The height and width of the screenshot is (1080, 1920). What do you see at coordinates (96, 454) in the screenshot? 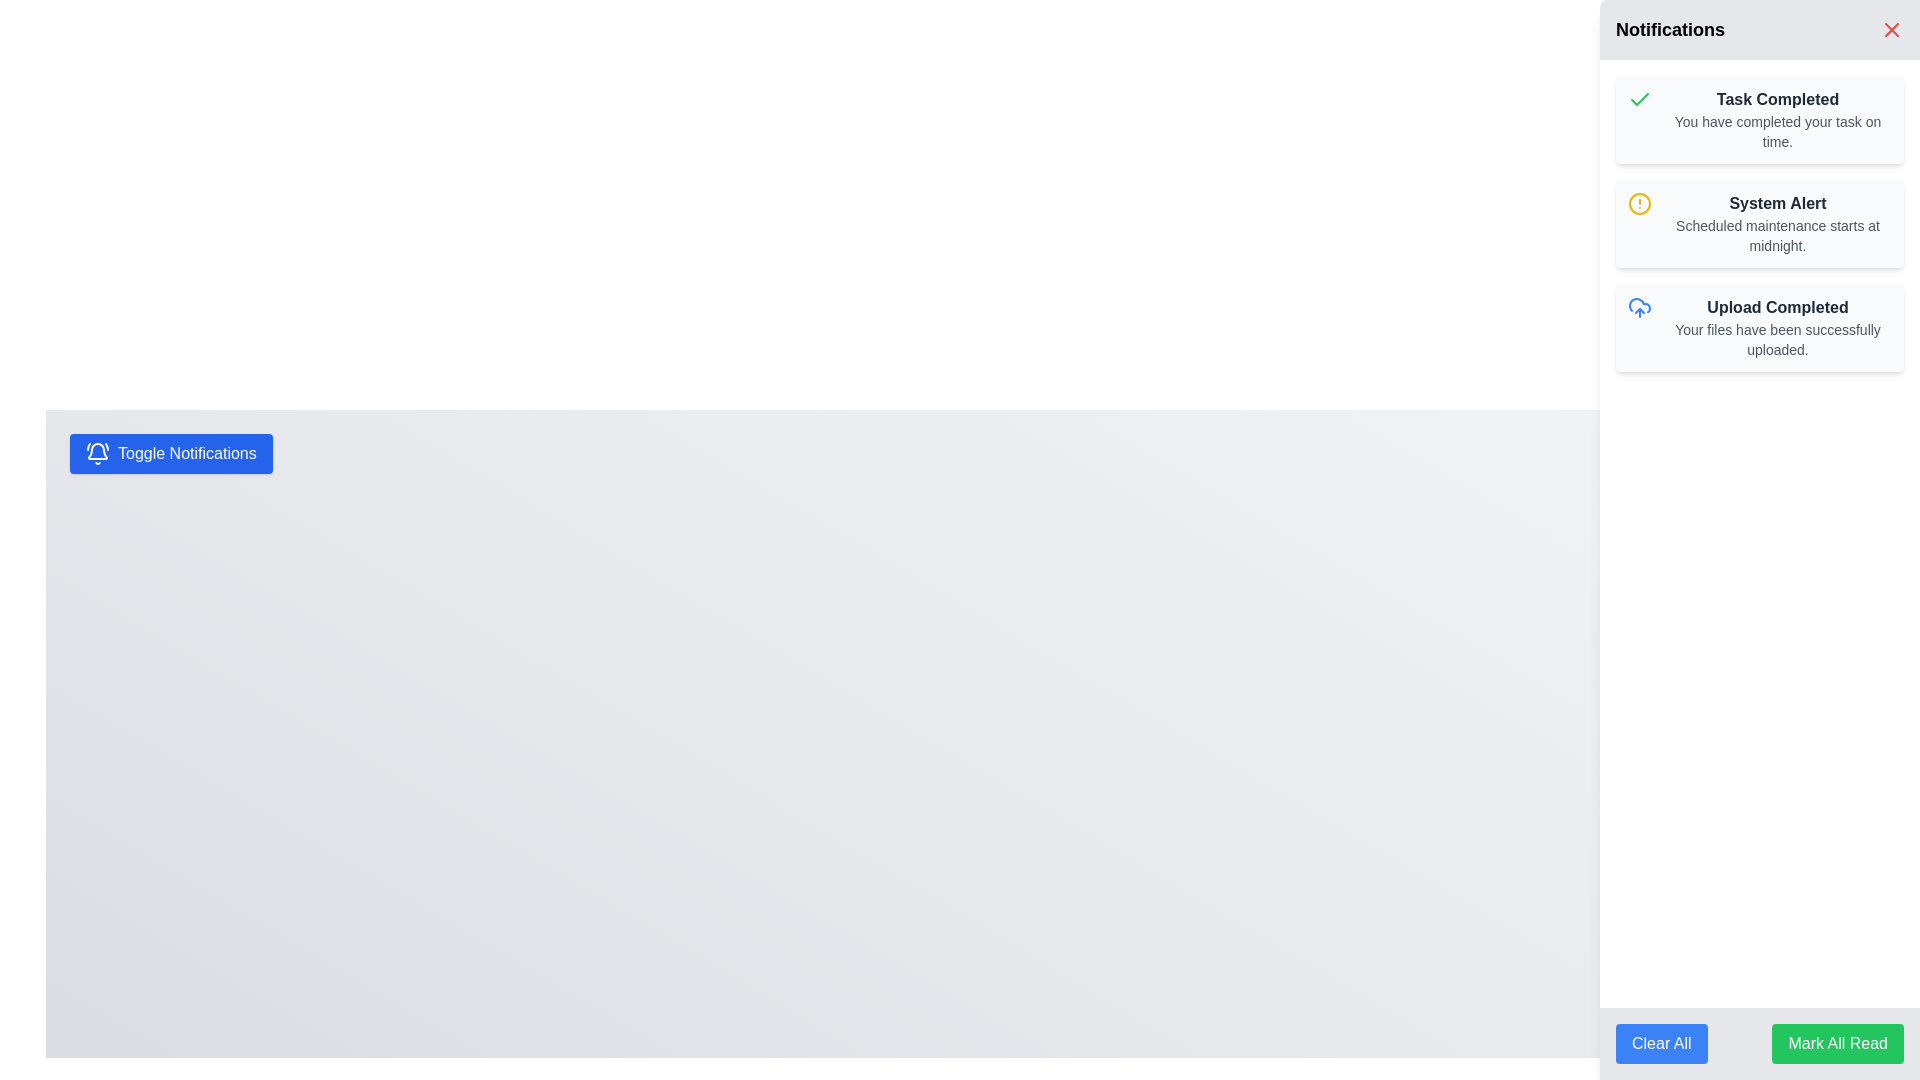
I see `the Icon that visually represents the purpose of the 'Toggle Notifications' button located in the top-left section of the interface` at bounding box center [96, 454].